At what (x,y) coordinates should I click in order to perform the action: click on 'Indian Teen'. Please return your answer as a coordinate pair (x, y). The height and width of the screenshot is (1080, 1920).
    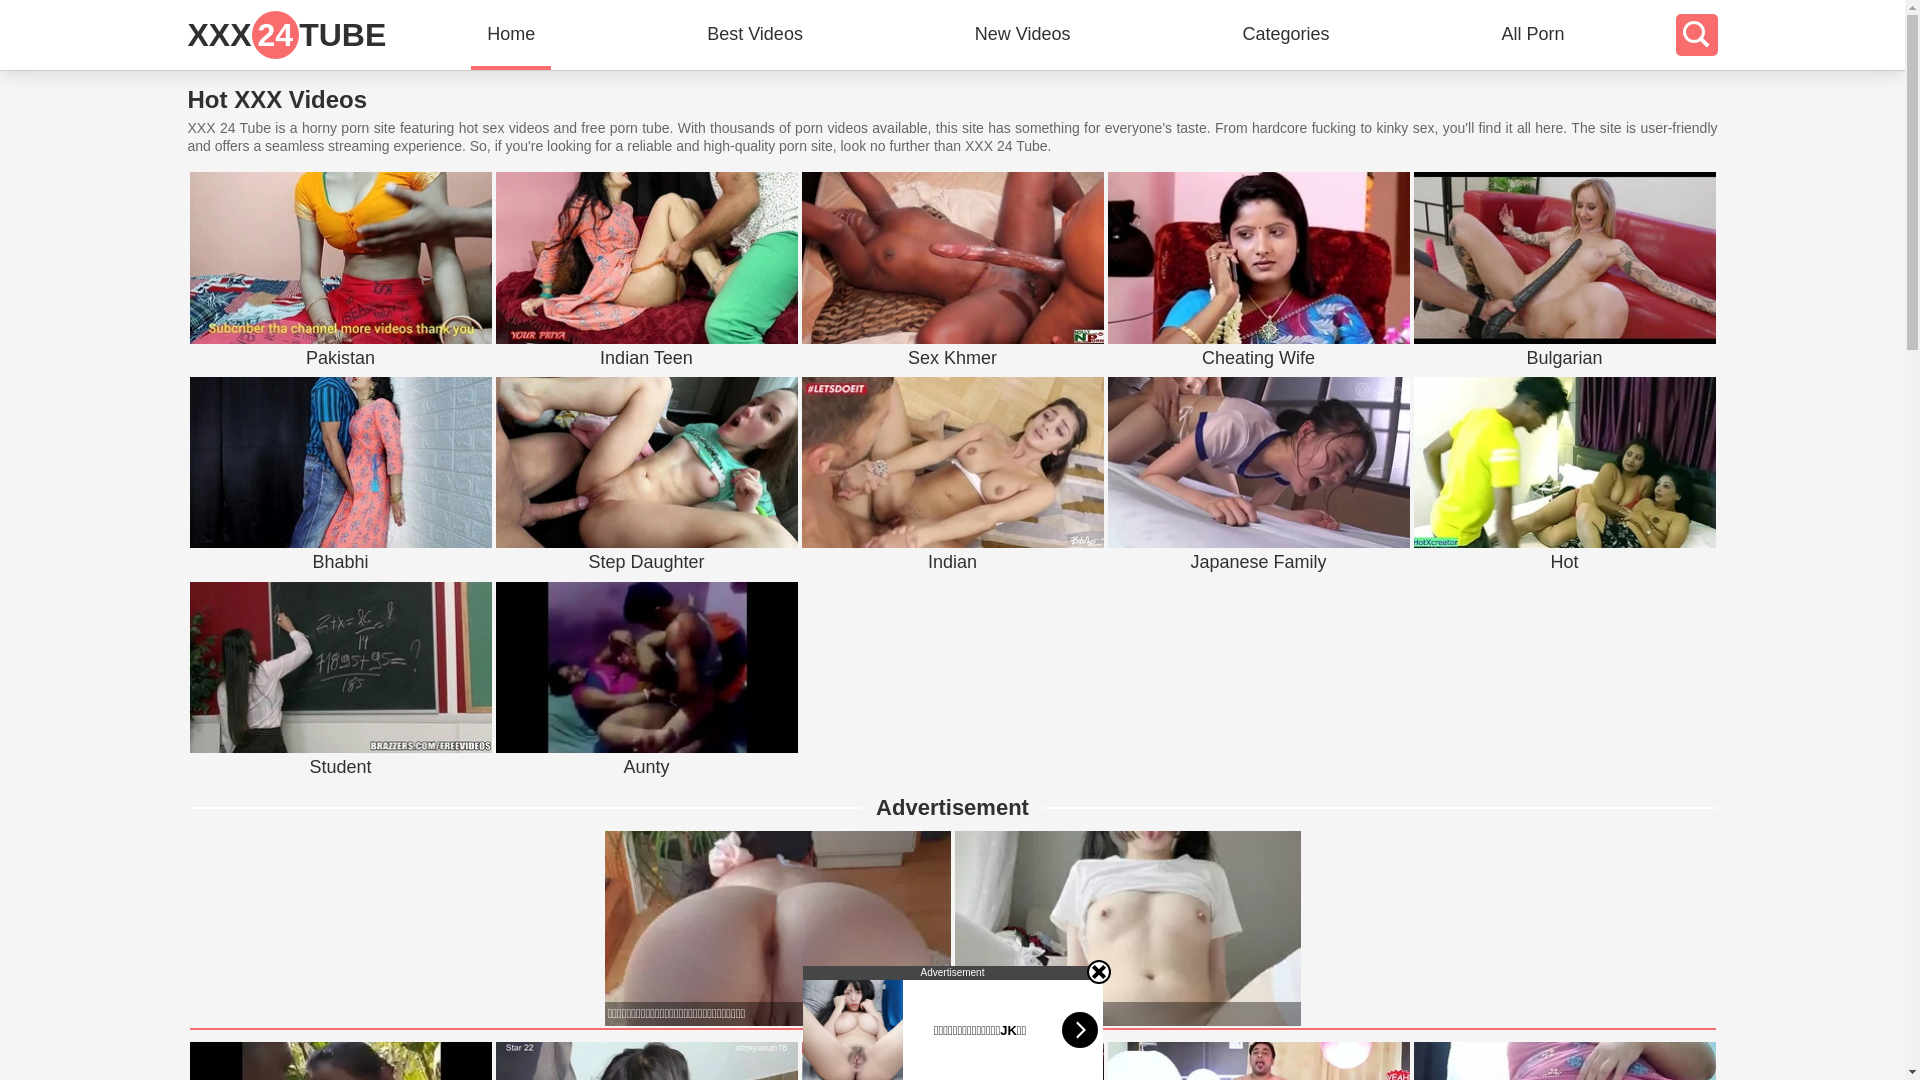
    Looking at the image, I should click on (647, 256).